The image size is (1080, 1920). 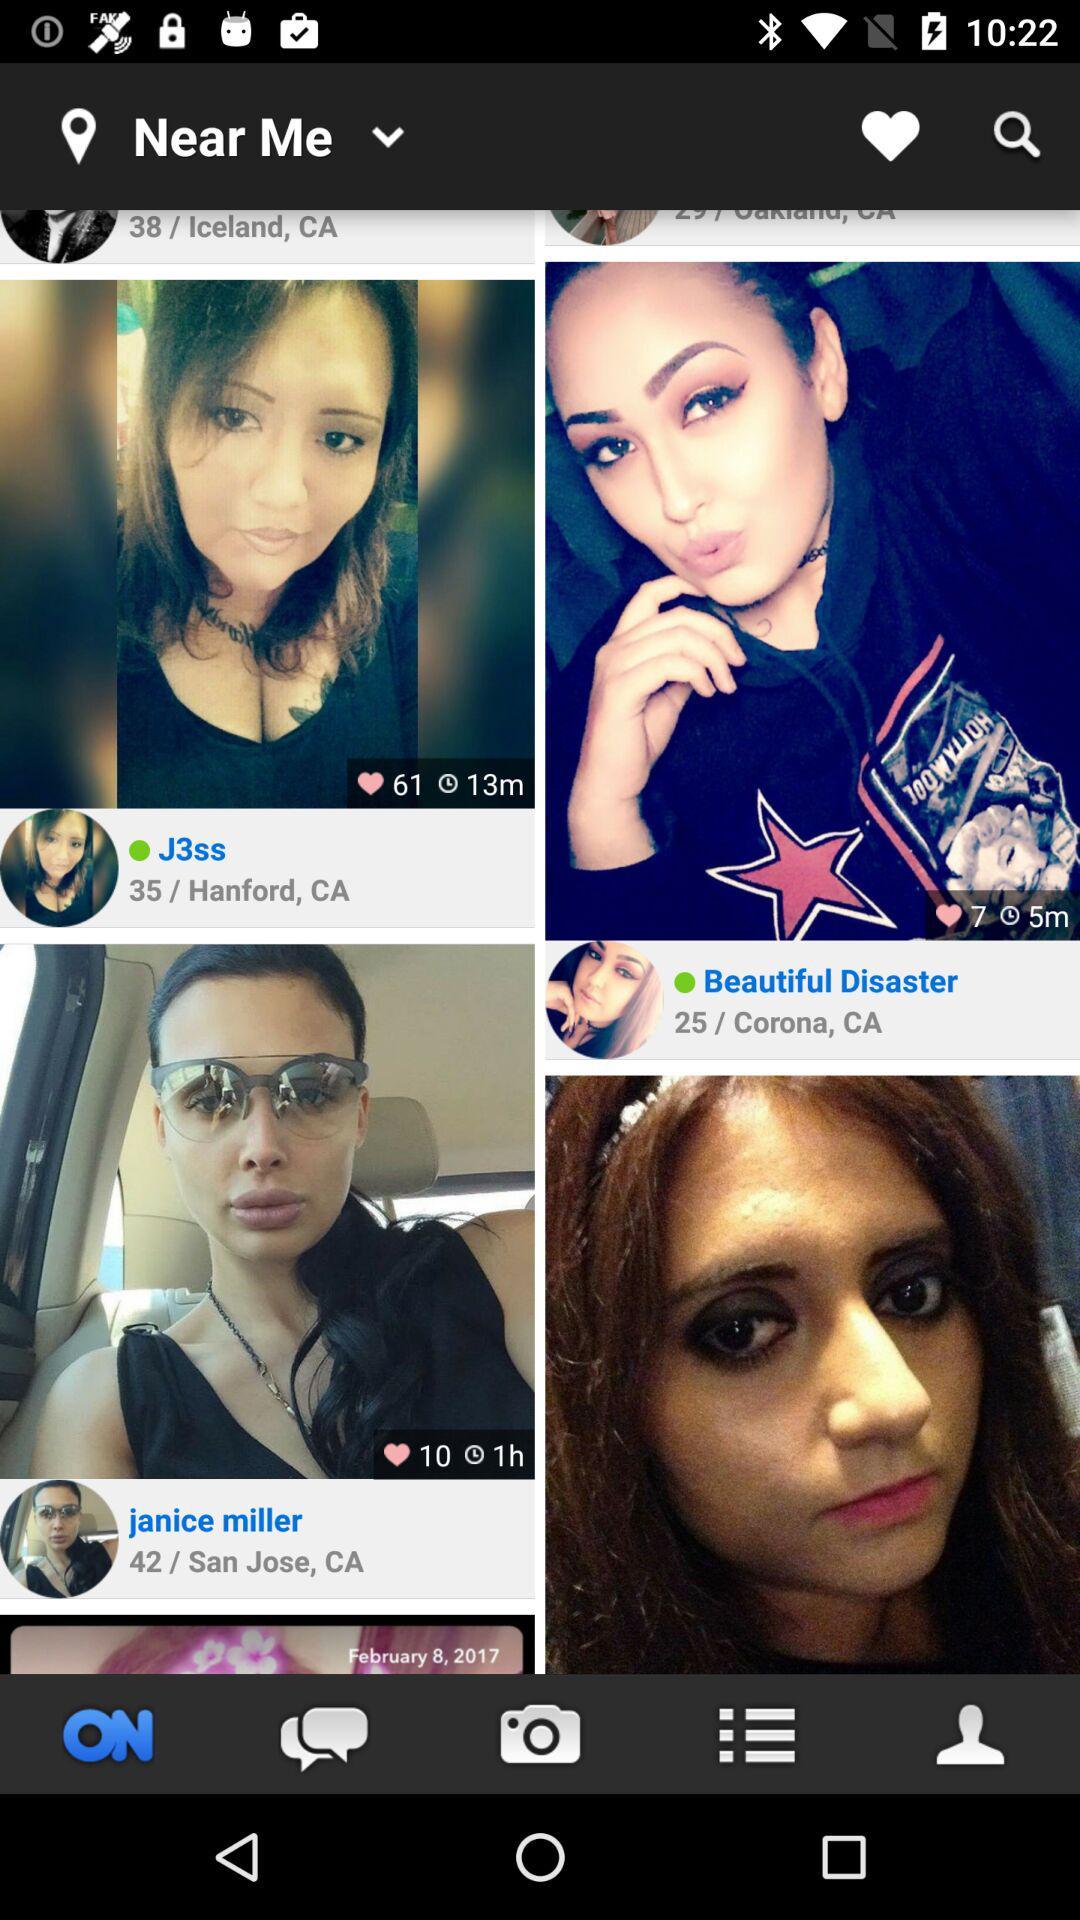 What do you see at coordinates (58, 236) in the screenshot?
I see `profile` at bounding box center [58, 236].